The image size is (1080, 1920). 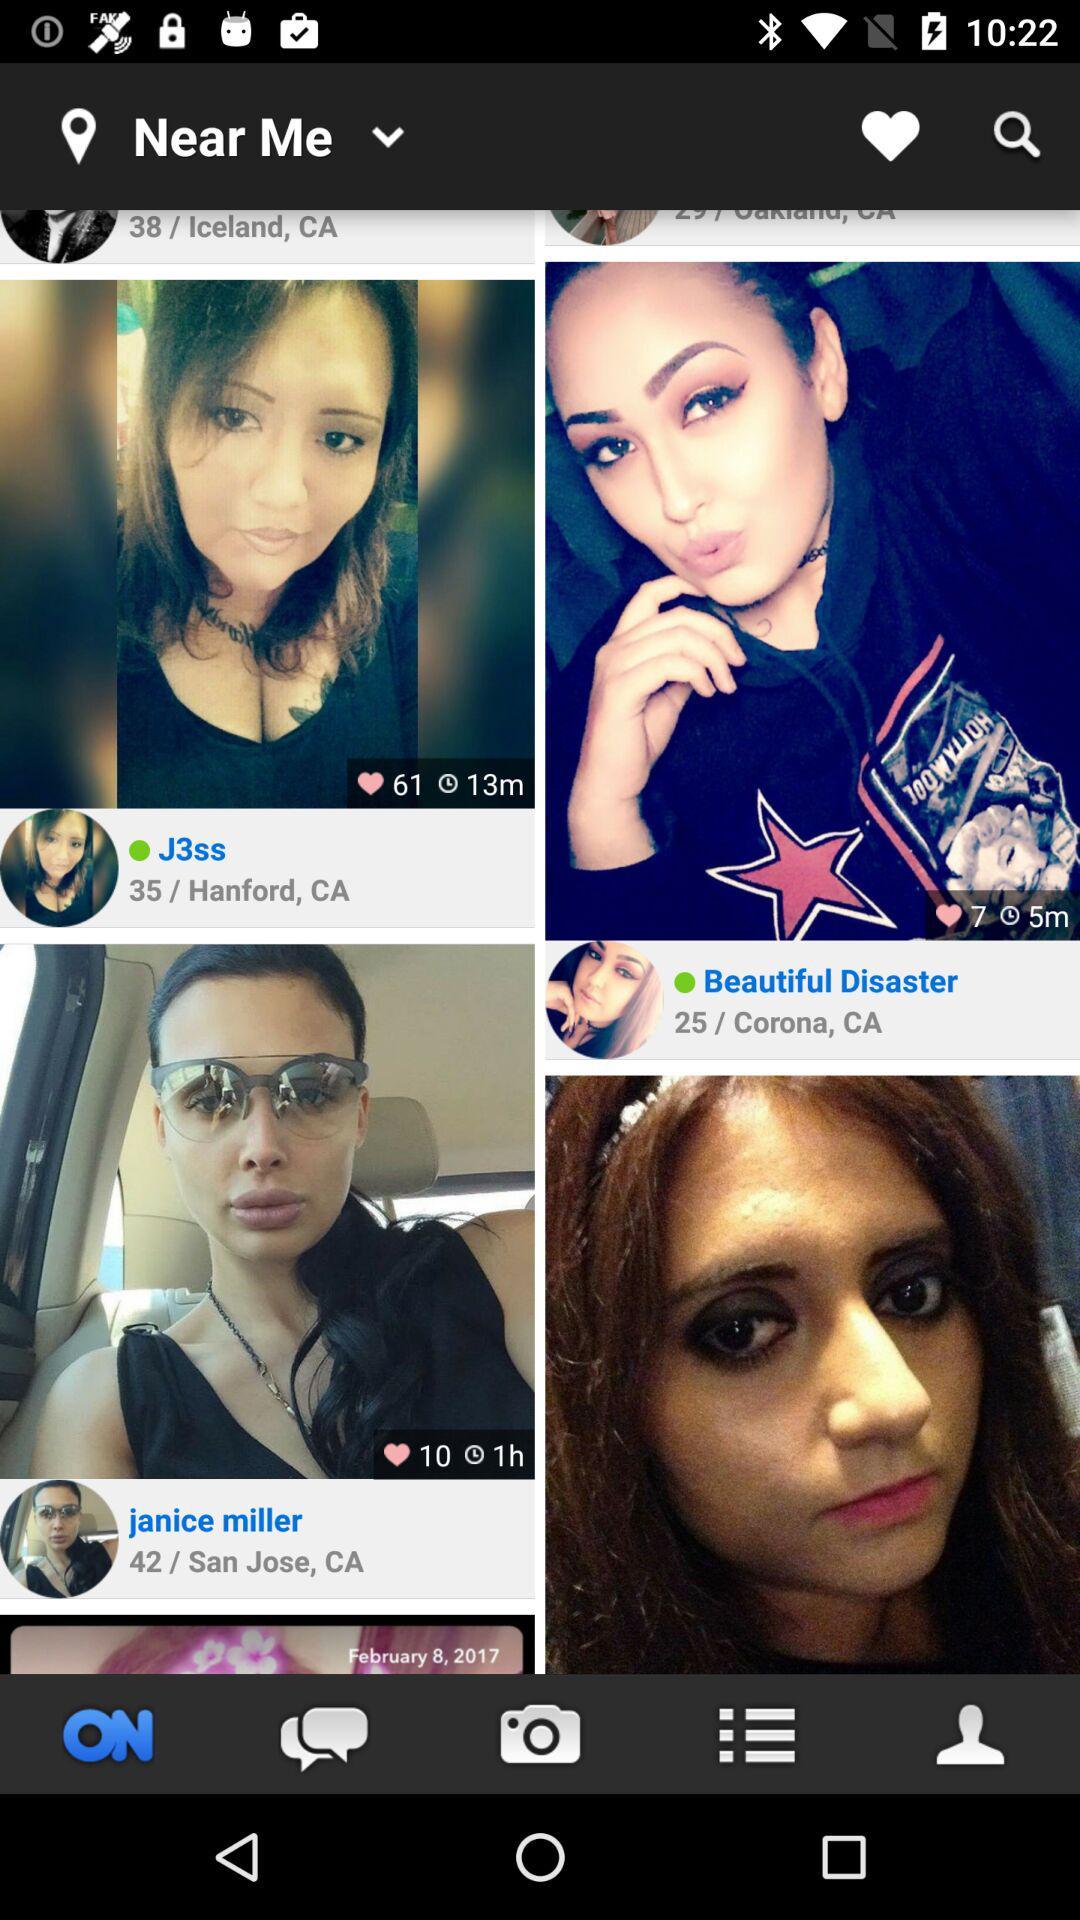 What do you see at coordinates (58, 236) in the screenshot?
I see `profile` at bounding box center [58, 236].